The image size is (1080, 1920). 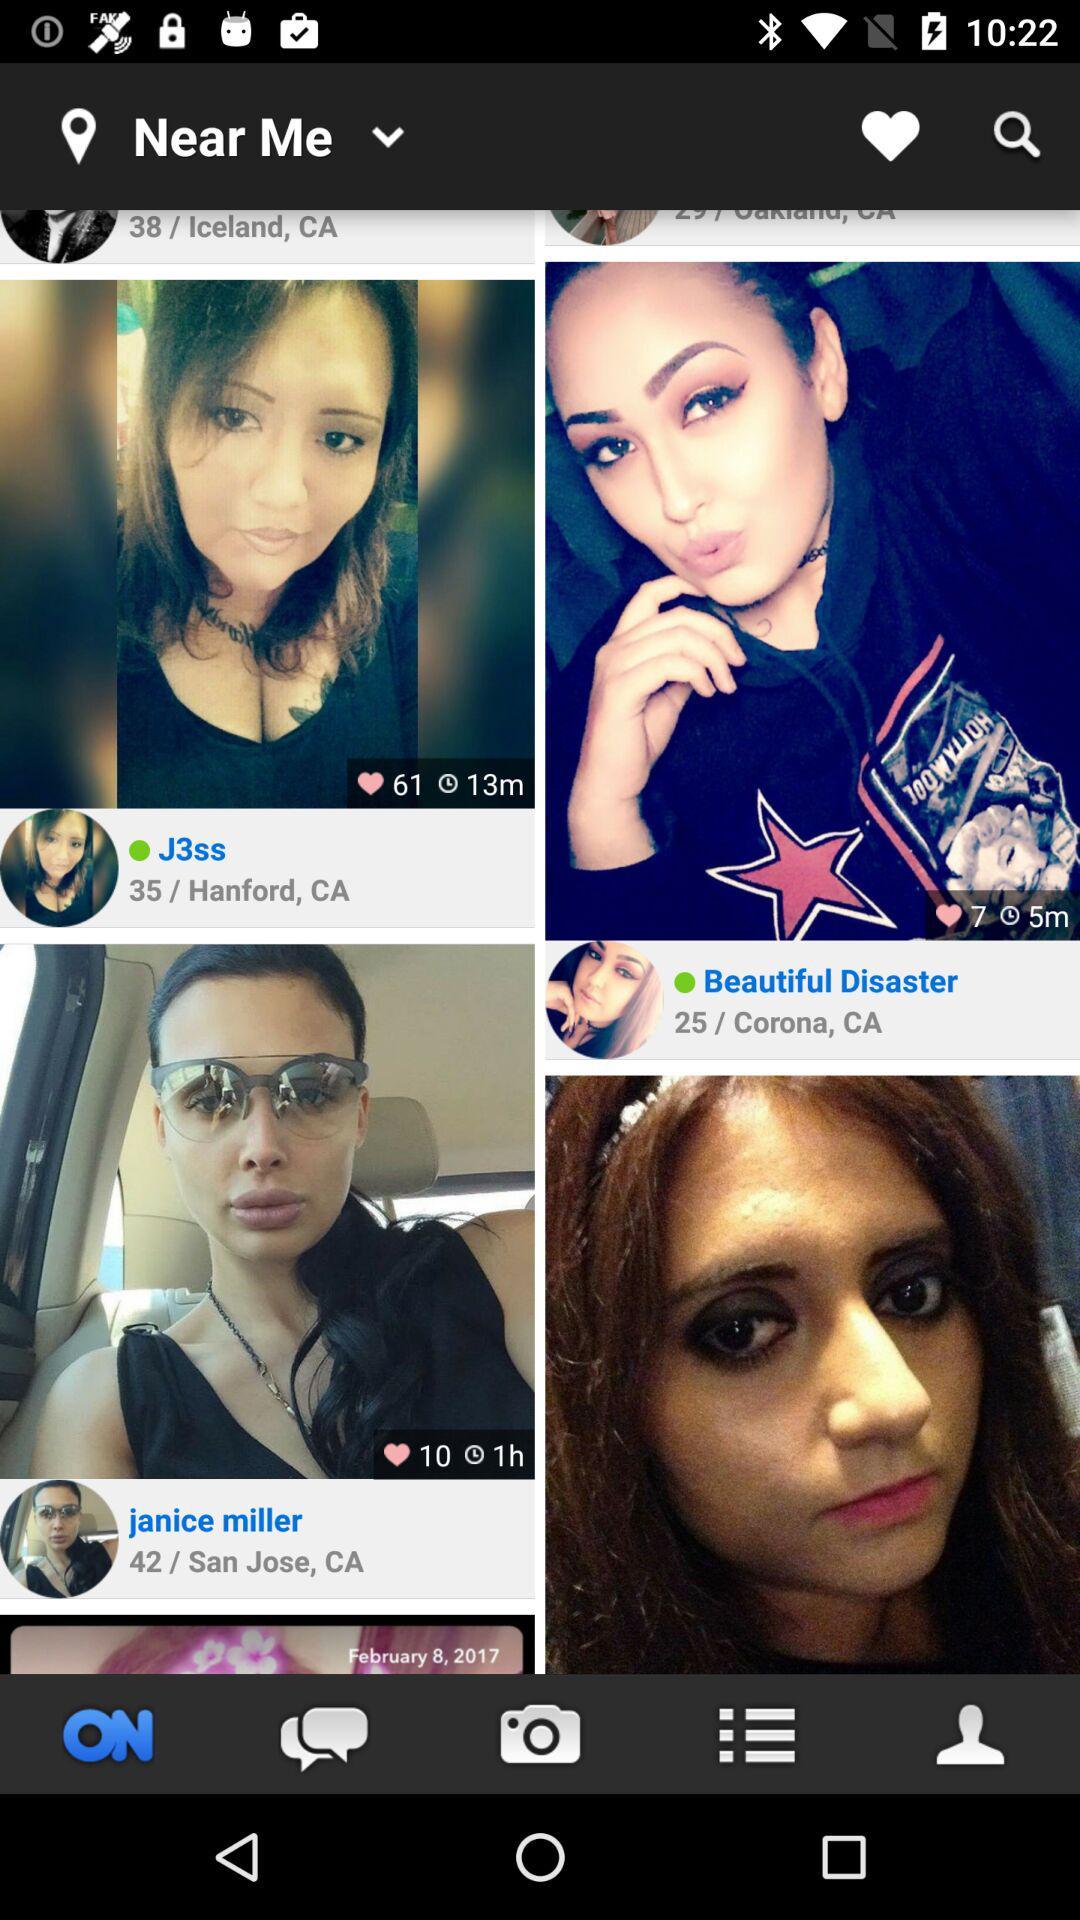 What do you see at coordinates (58, 236) in the screenshot?
I see `profile` at bounding box center [58, 236].